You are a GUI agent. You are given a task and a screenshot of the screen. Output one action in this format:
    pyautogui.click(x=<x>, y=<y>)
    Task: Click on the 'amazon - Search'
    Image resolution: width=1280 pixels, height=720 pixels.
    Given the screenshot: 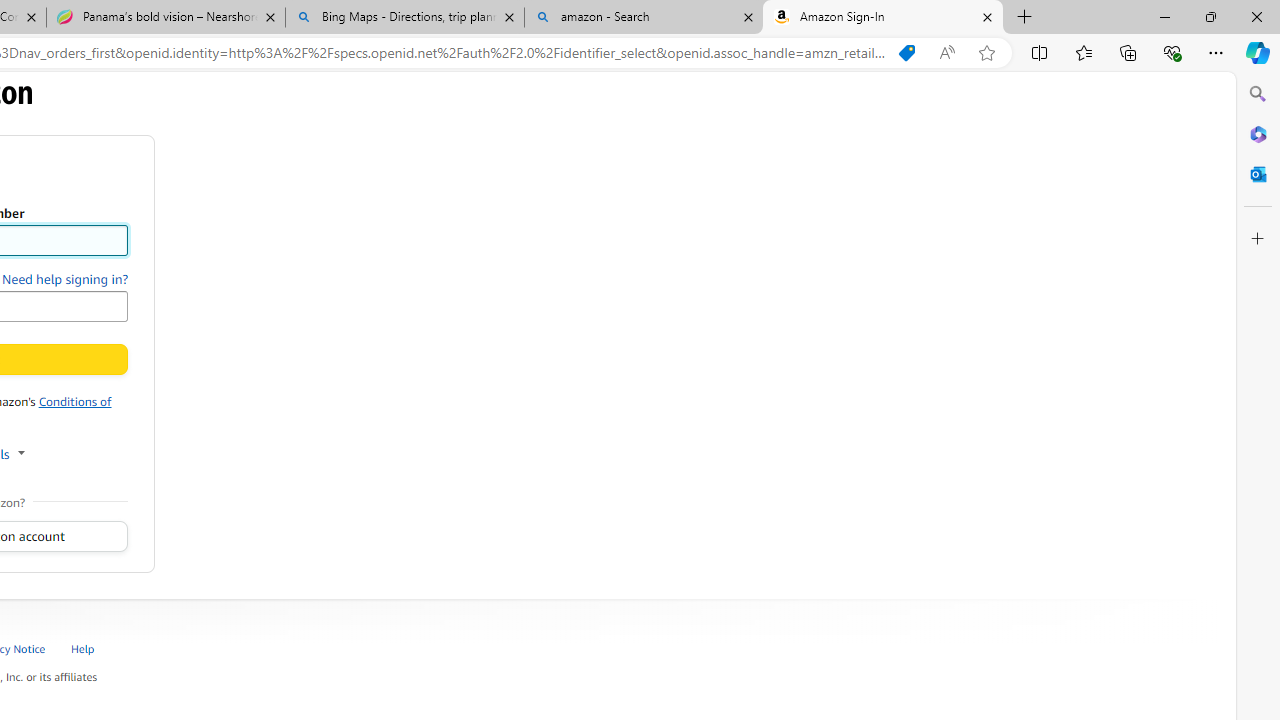 What is the action you would take?
    pyautogui.click(x=643, y=17)
    